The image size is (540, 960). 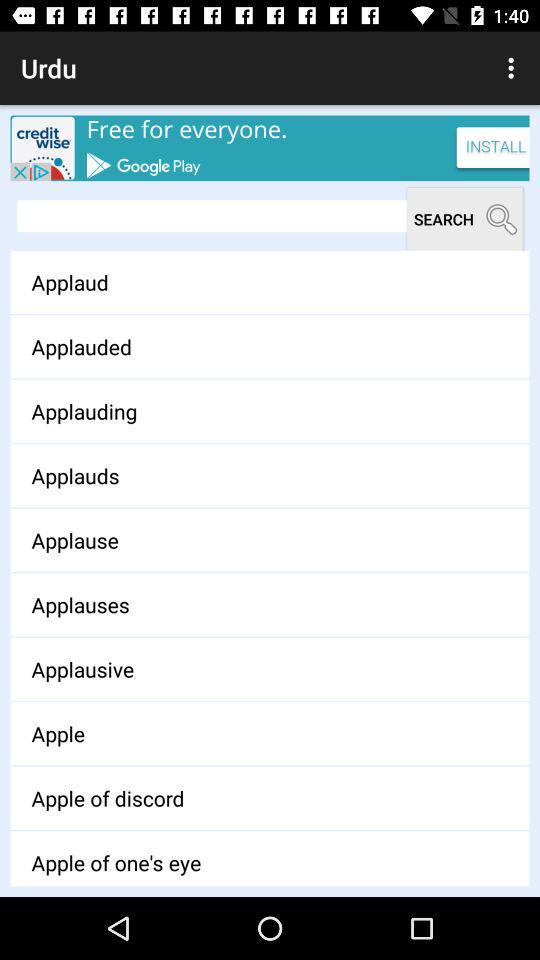 I want to click on search box, so click(x=211, y=216).